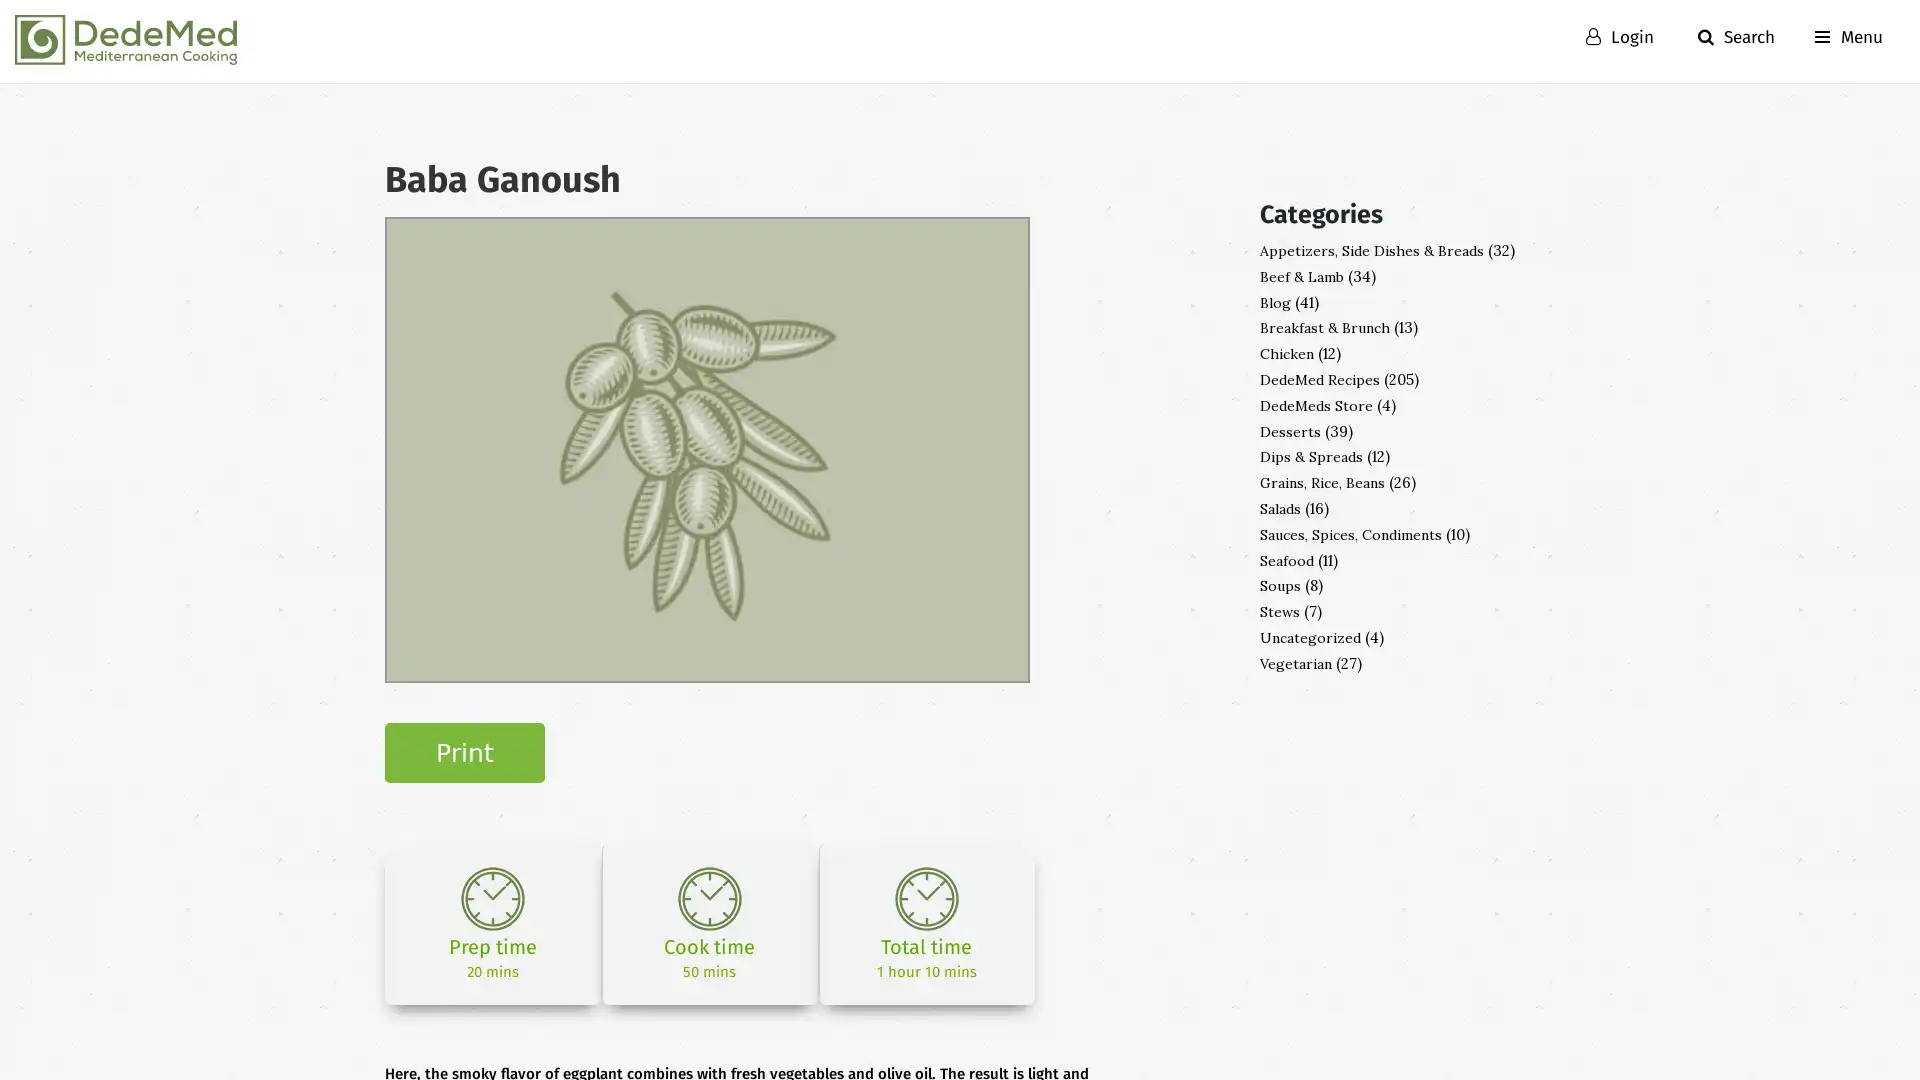  I want to click on Print, so click(464, 752).